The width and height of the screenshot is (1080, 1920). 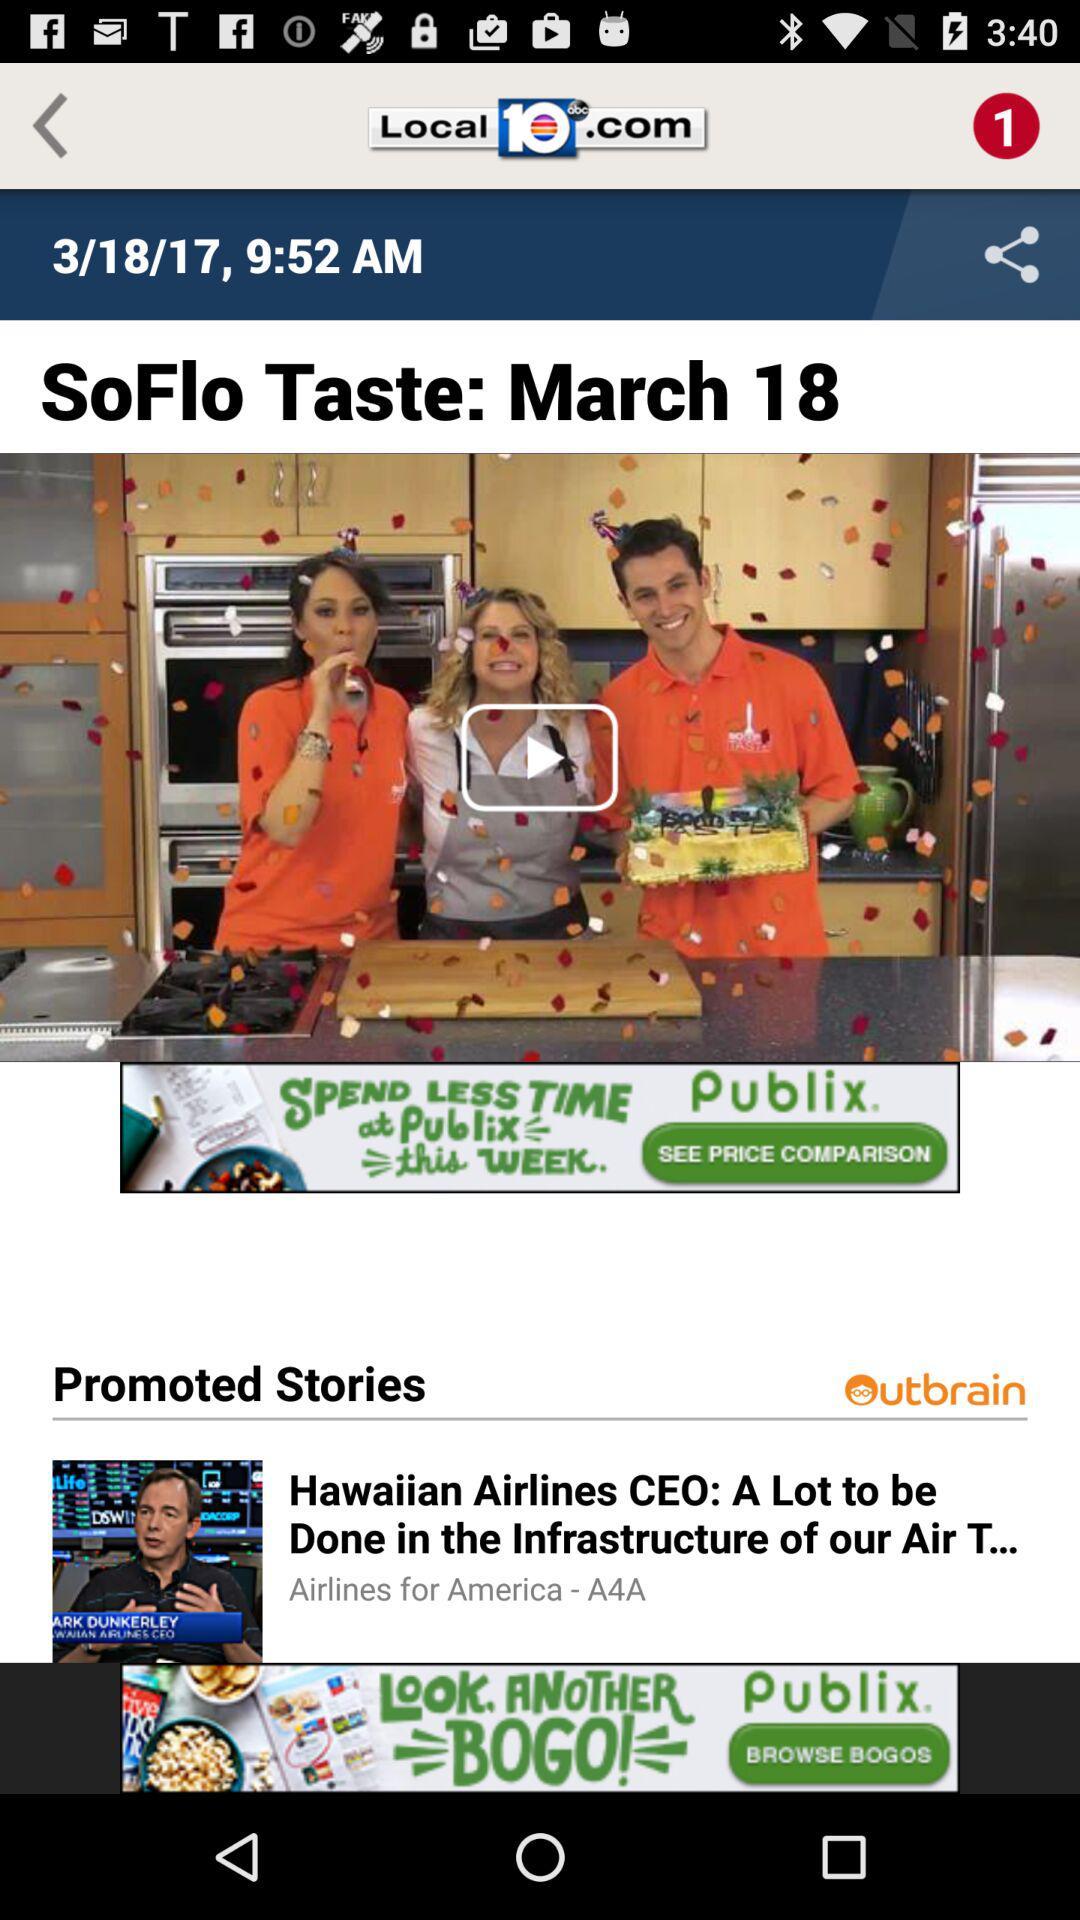 I want to click on advertisement link, so click(x=540, y=1727).